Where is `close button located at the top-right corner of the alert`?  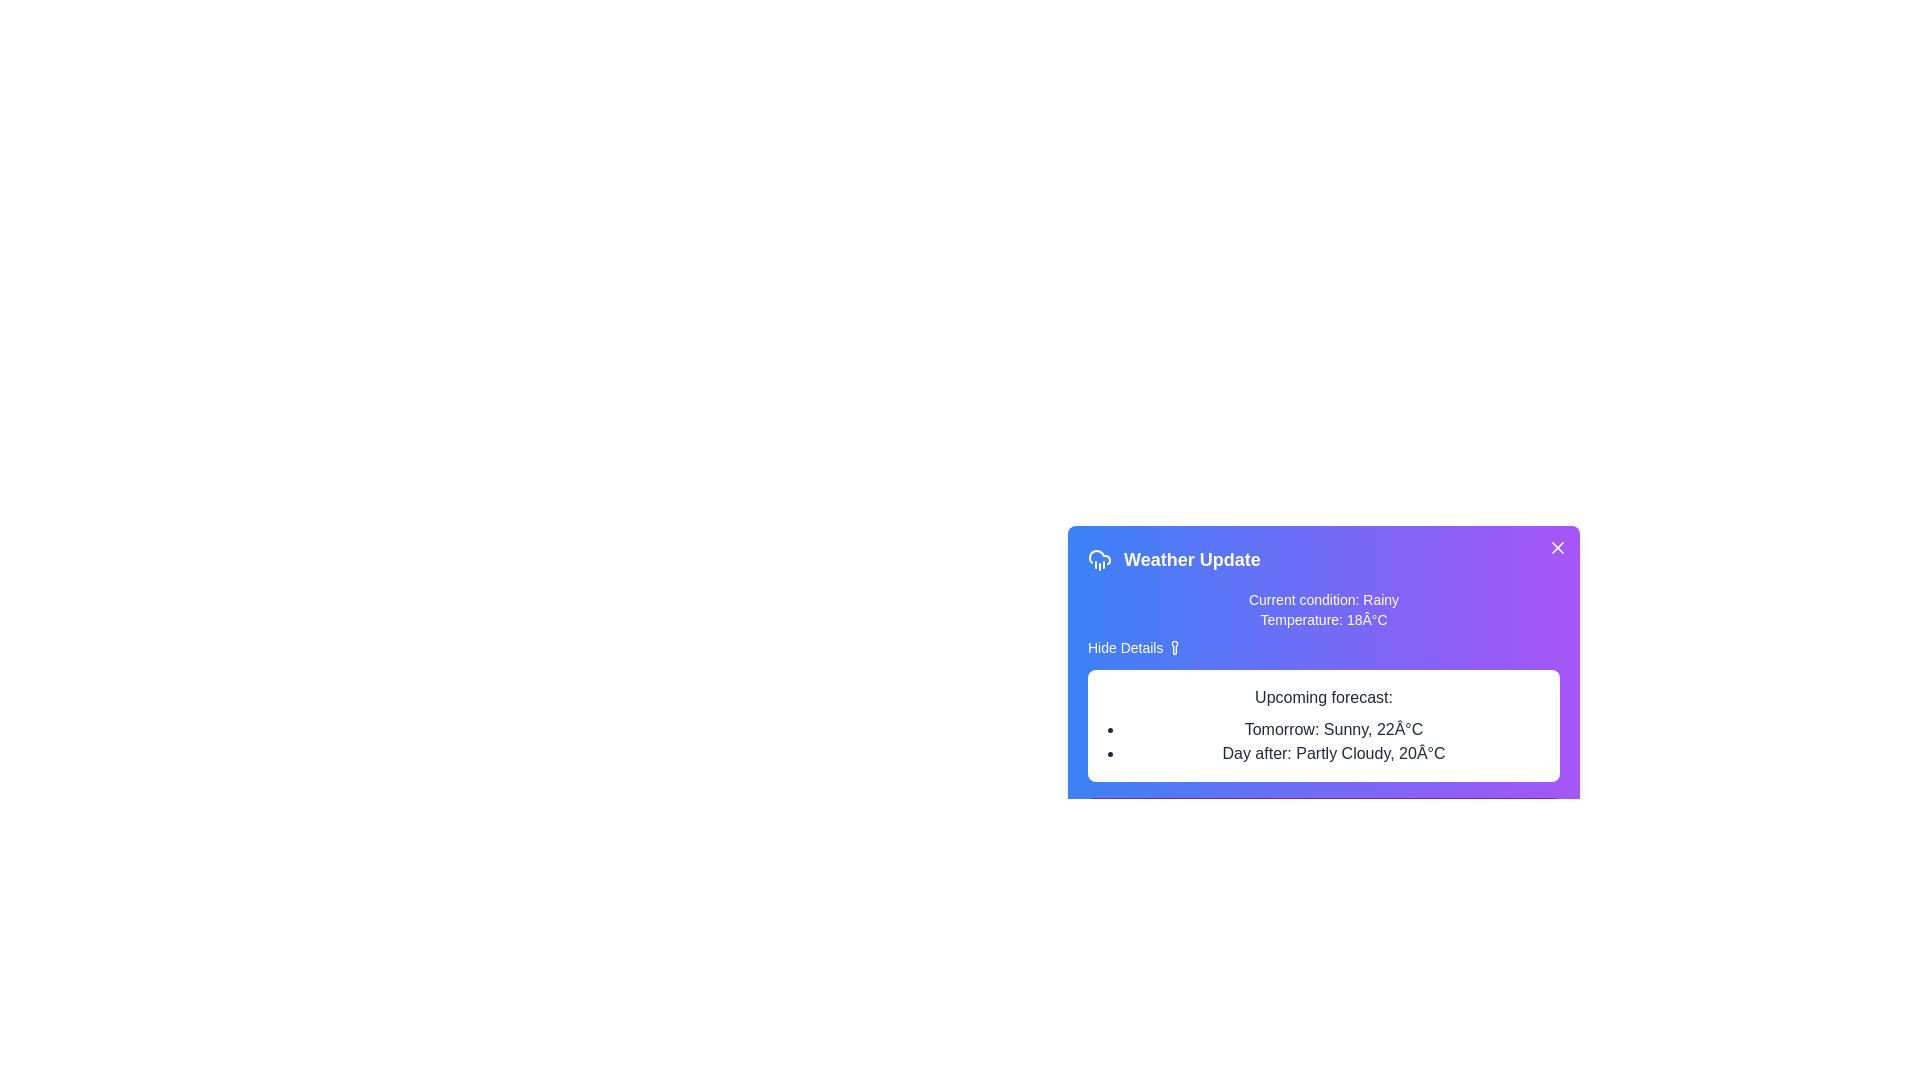
close button located at the top-right corner of the alert is located at coordinates (1557, 547).